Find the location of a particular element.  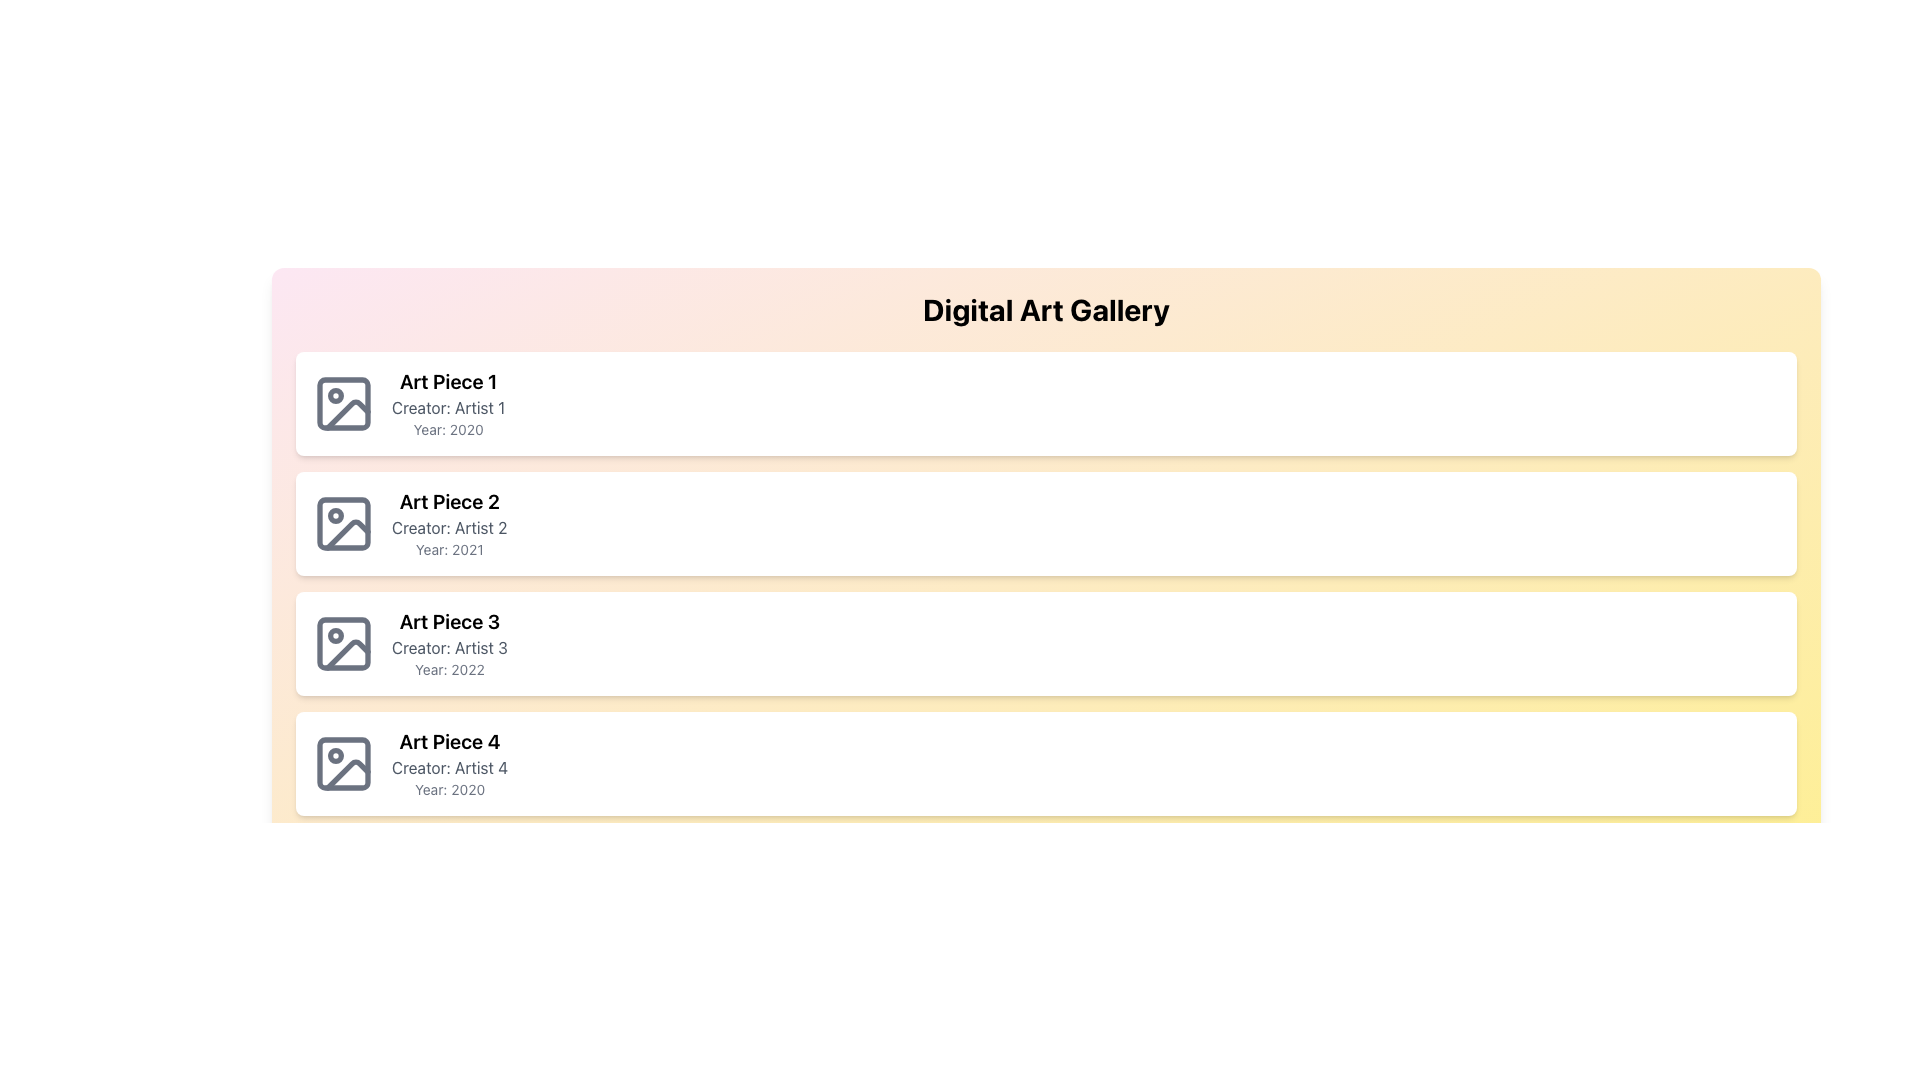

the small circle graphic element within the image icon of the first item labeled 'Art Piece 1' in the vertically-stacked list is located at coordinates (336, 396).